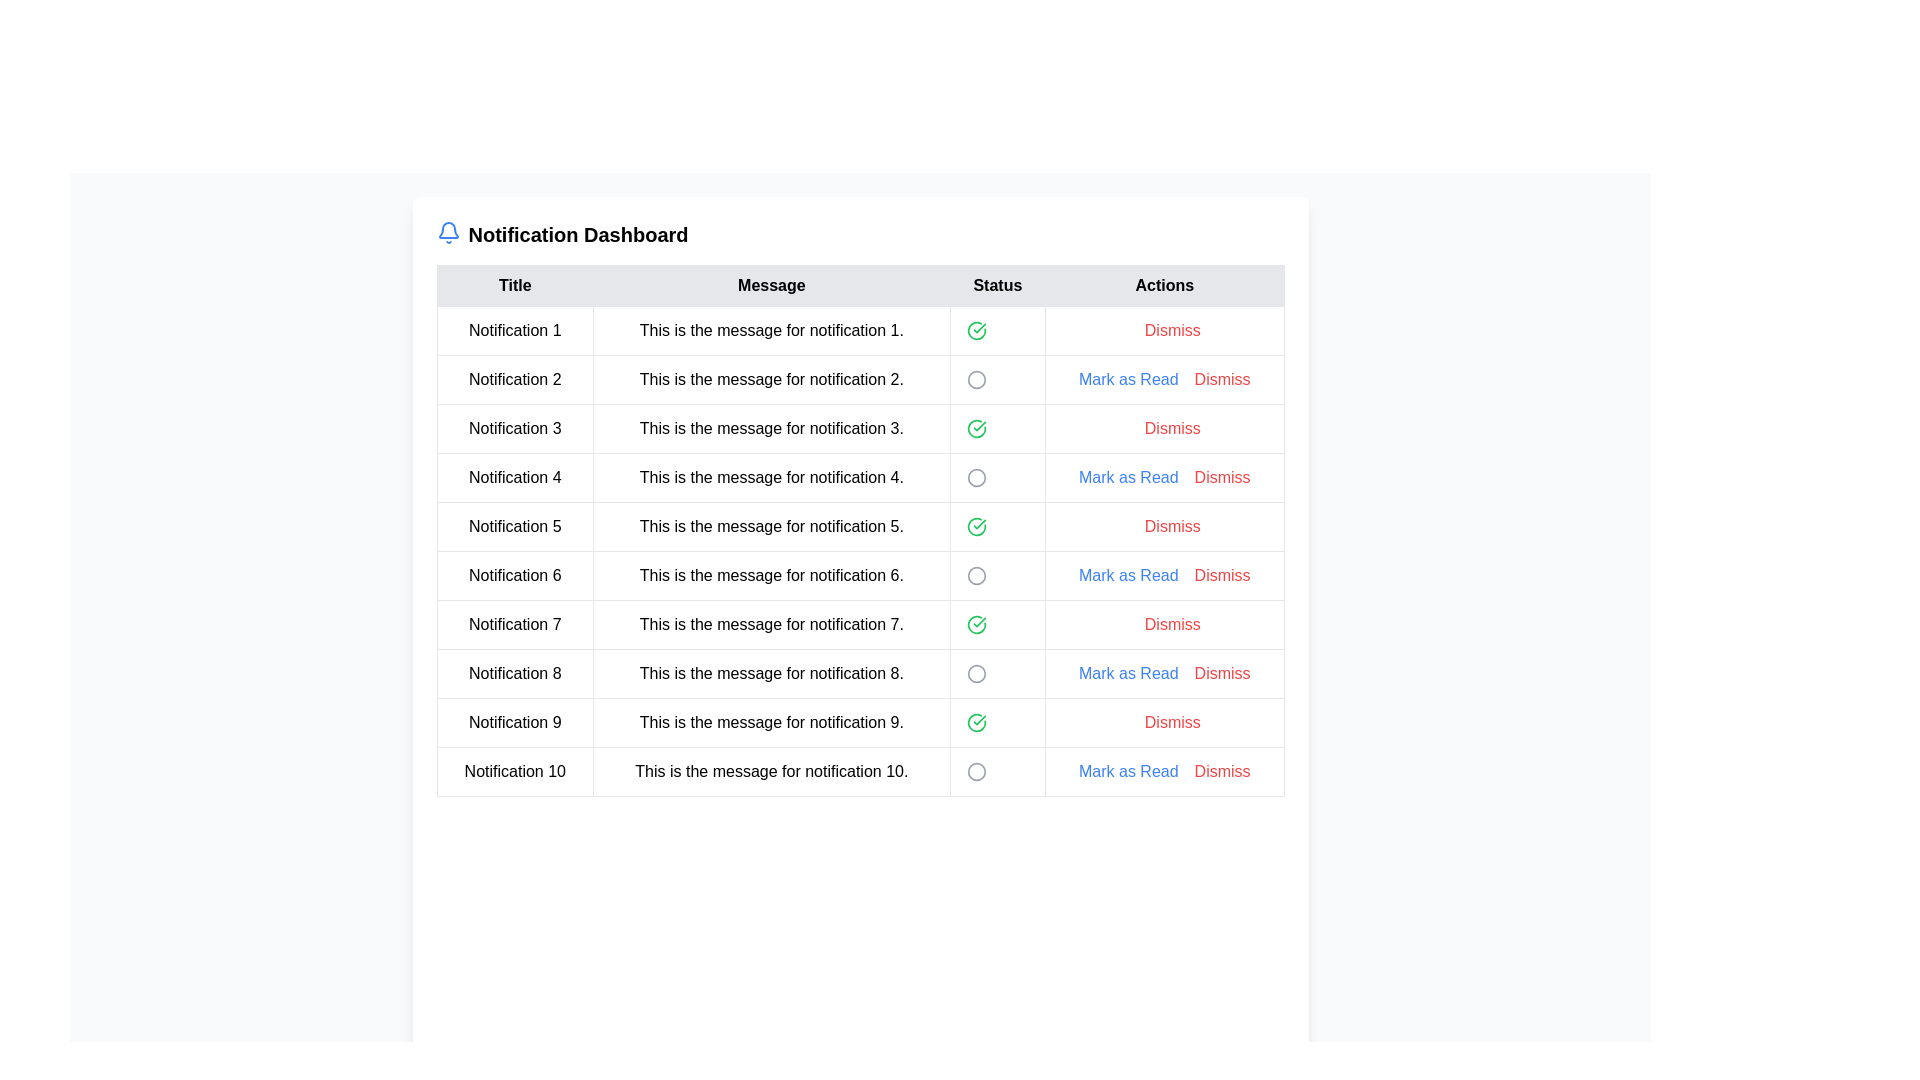 This screenshot has width=1920, height=1080. What do you see at coordinates (976, 722) in the screenshot?
I see `the status icon in the 9th row of the notification table that indicates the notification has been successfully handled or marked as complete` at bounding box center [976, 722].